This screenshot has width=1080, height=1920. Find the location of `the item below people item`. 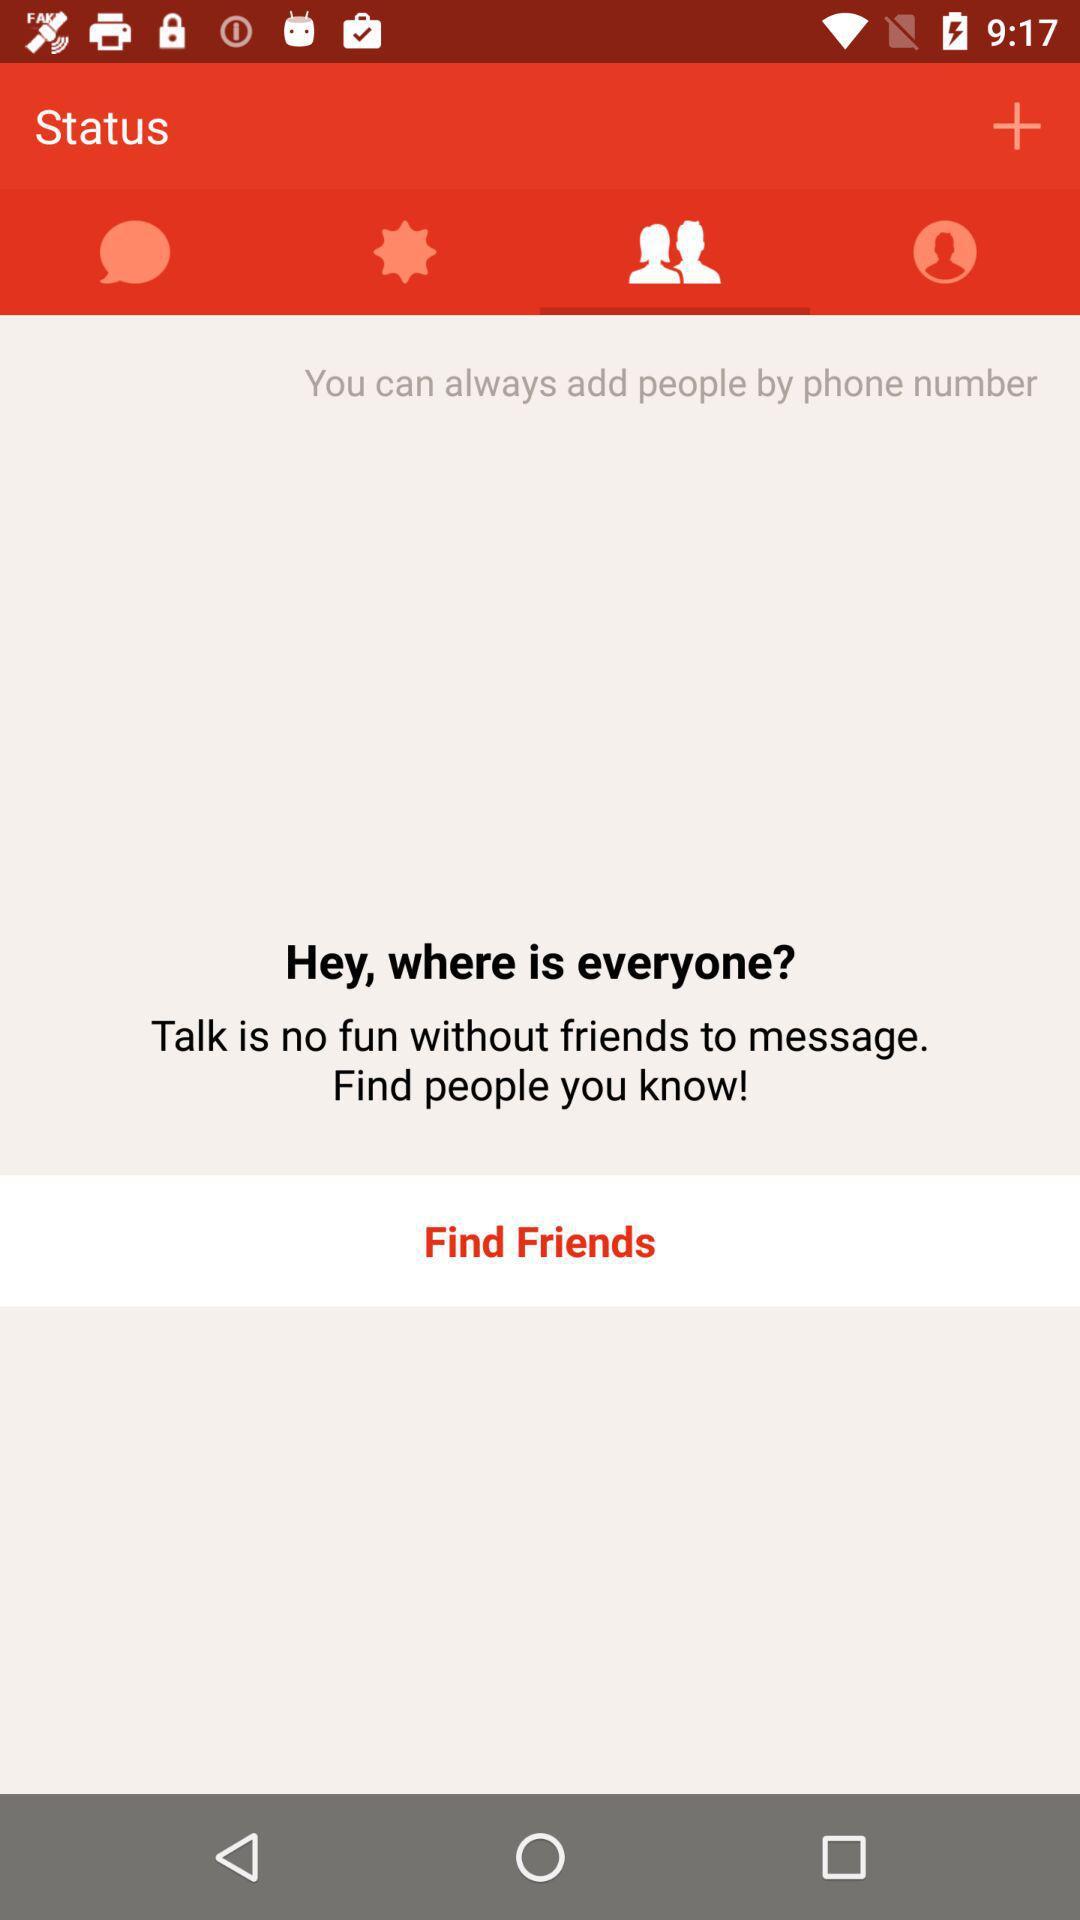

the item below people item is located at coordinates (135, 251).